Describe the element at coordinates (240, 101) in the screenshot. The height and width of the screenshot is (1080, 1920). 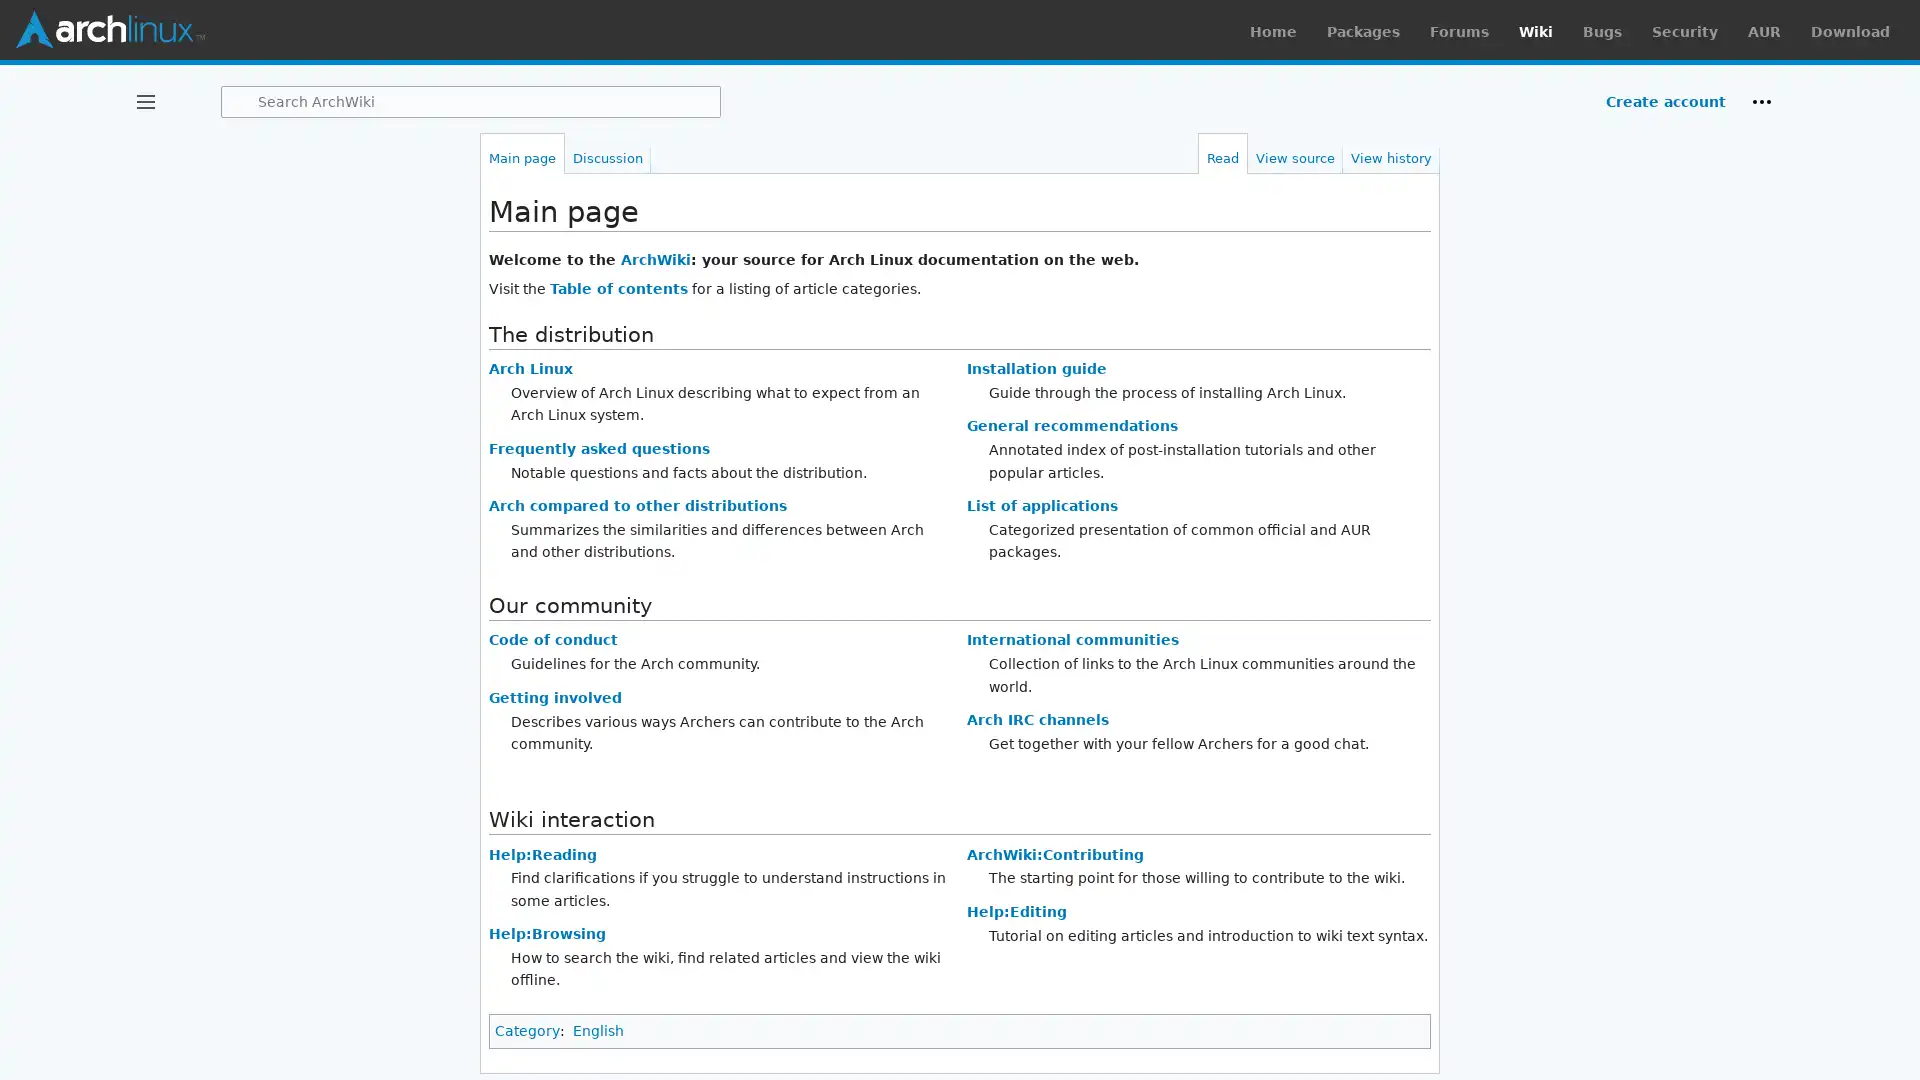
I see `Go` at that location.